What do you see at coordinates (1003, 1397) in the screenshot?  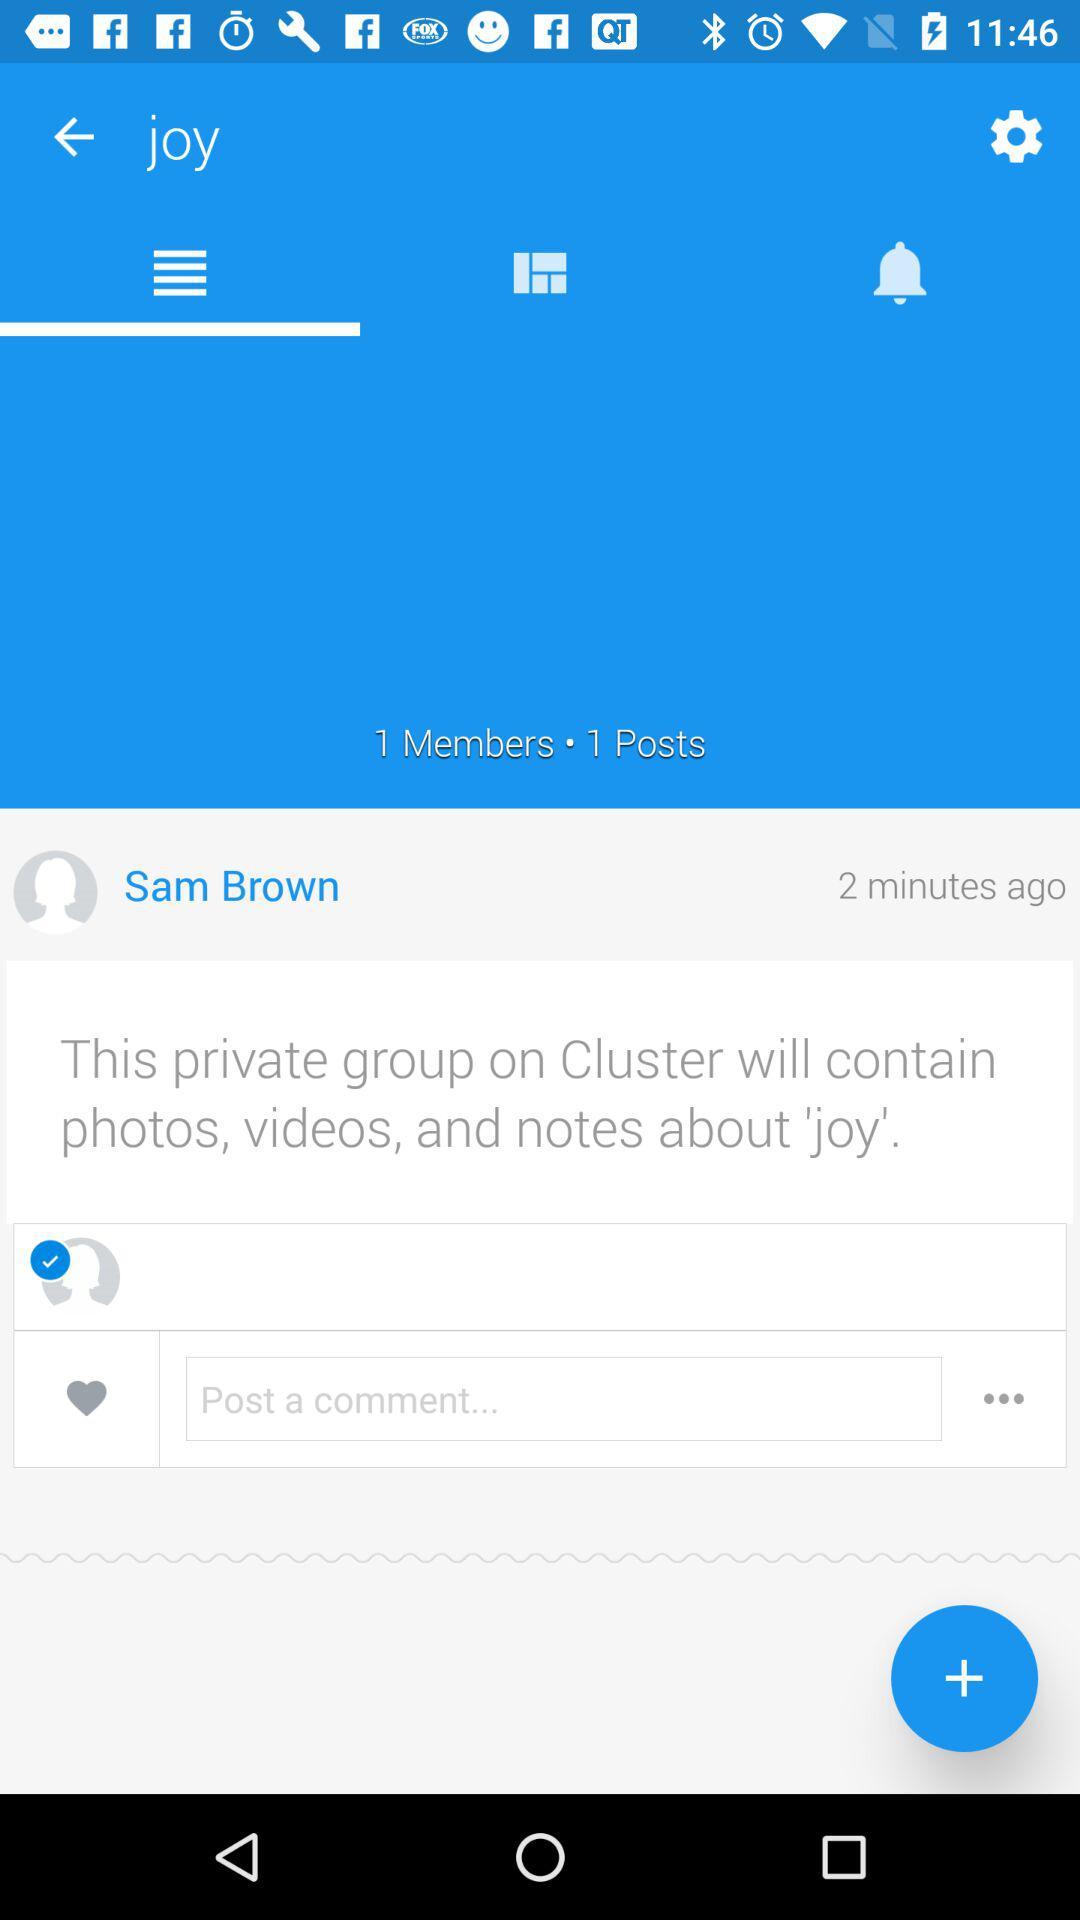 I see `search` at bounding box center [1003, 1397].